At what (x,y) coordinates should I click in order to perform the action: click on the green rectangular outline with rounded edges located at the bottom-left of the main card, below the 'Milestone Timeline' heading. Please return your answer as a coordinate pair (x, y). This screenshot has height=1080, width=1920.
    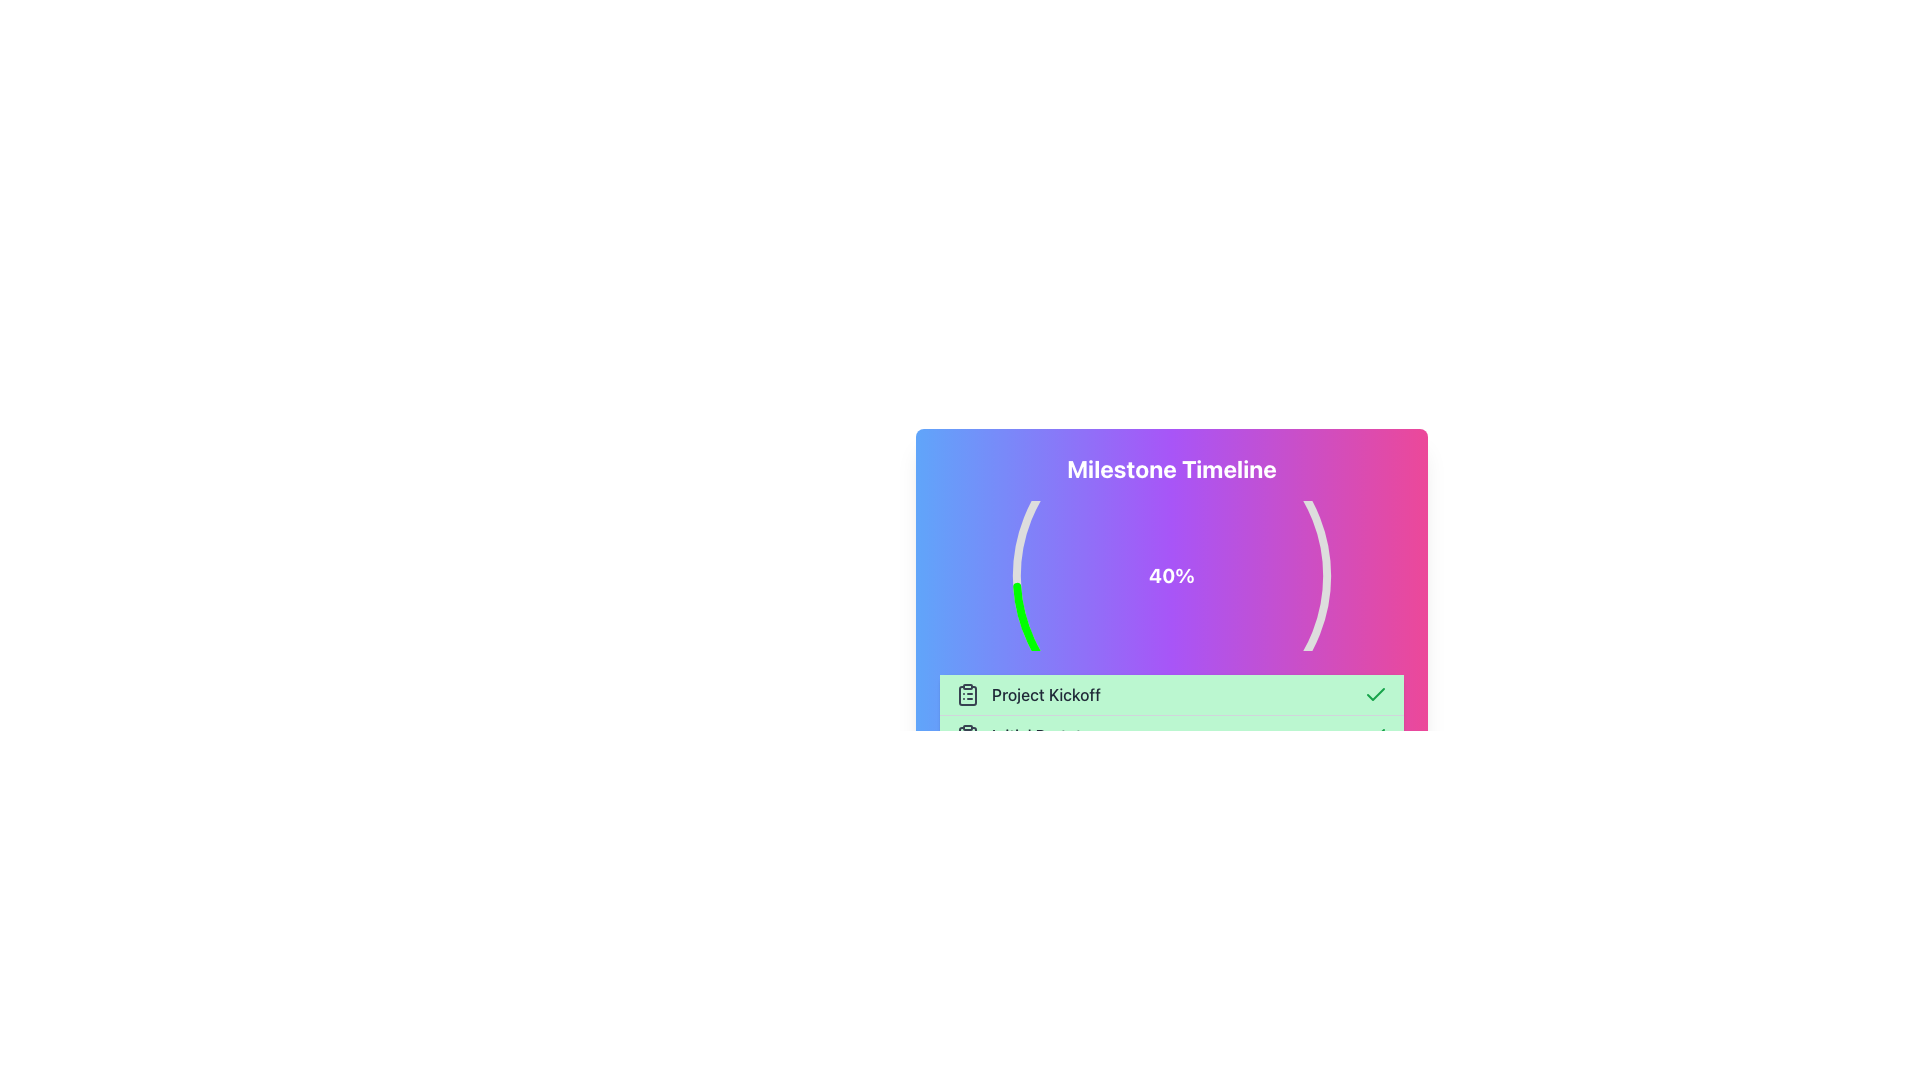
    Looking at the image, I should click on (968, 694).